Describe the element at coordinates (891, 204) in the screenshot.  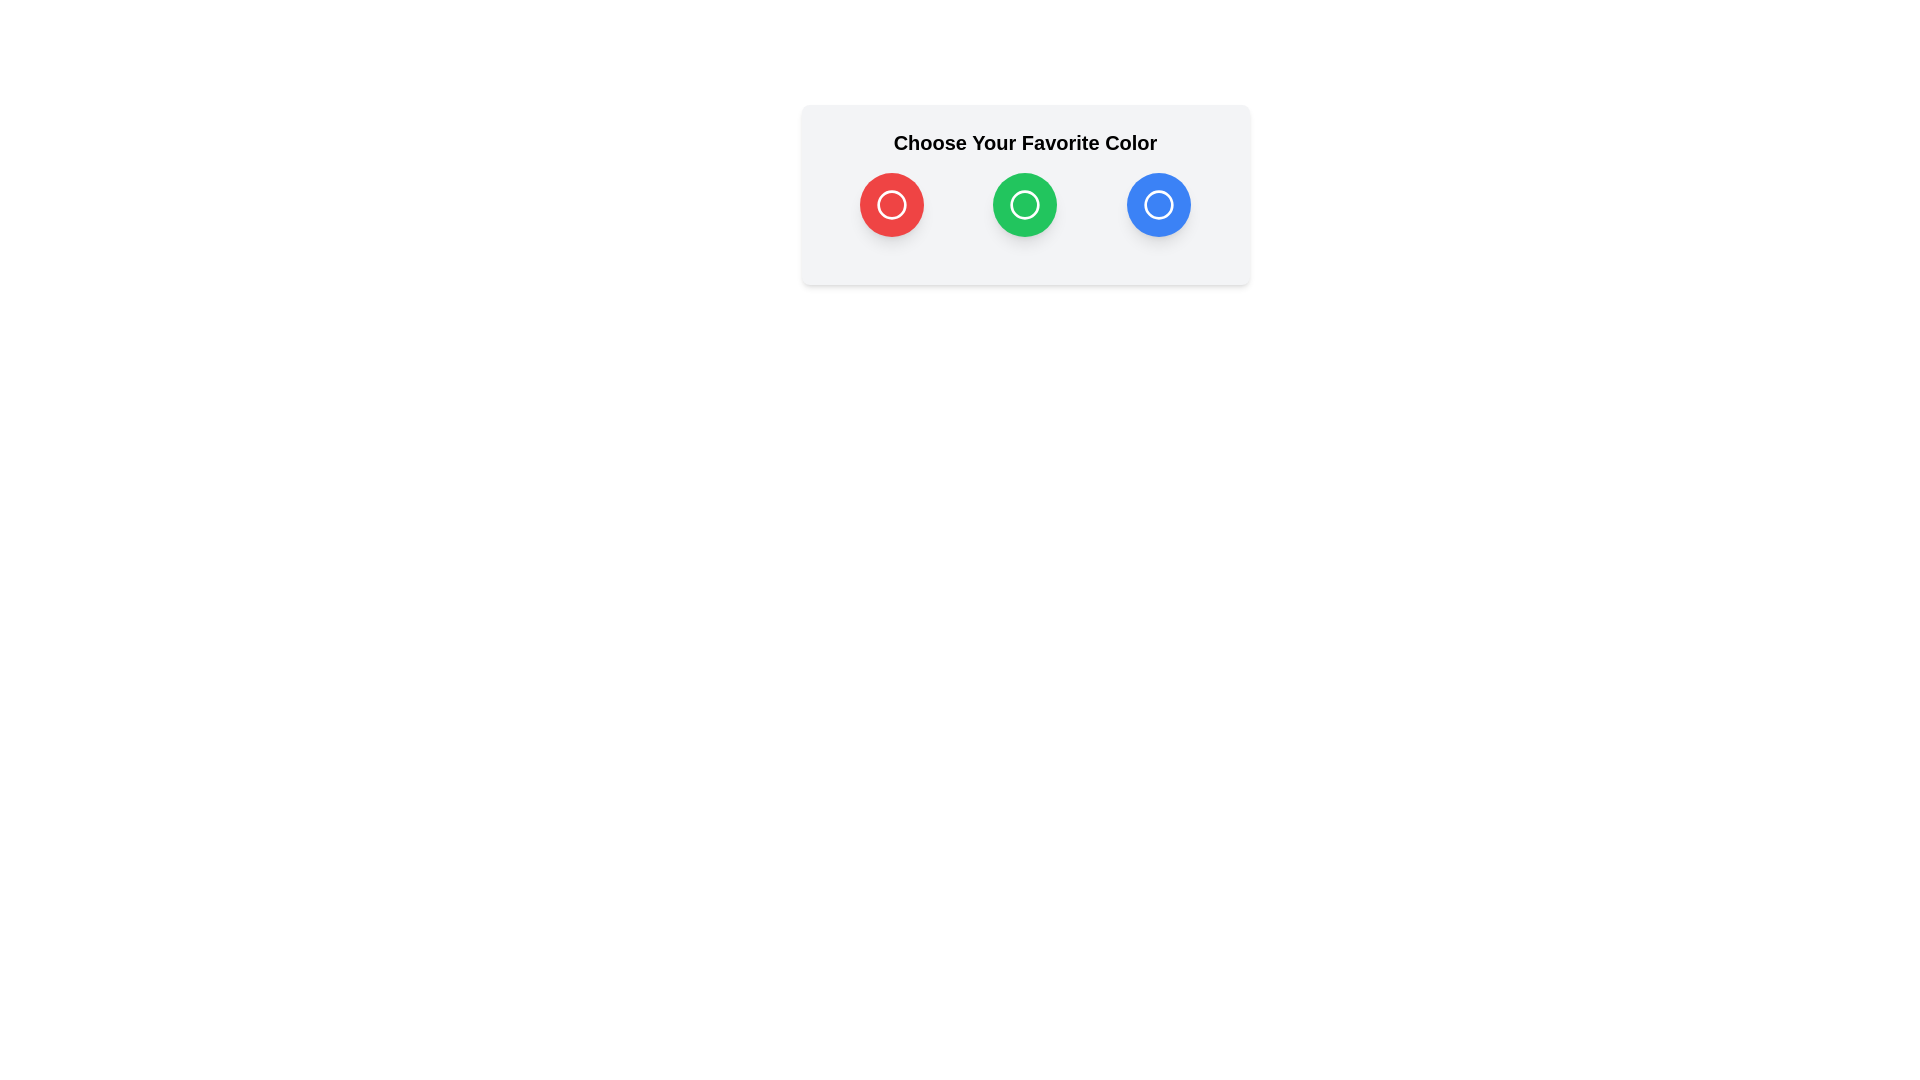
I see `the color button corresponding to Red` at that location.